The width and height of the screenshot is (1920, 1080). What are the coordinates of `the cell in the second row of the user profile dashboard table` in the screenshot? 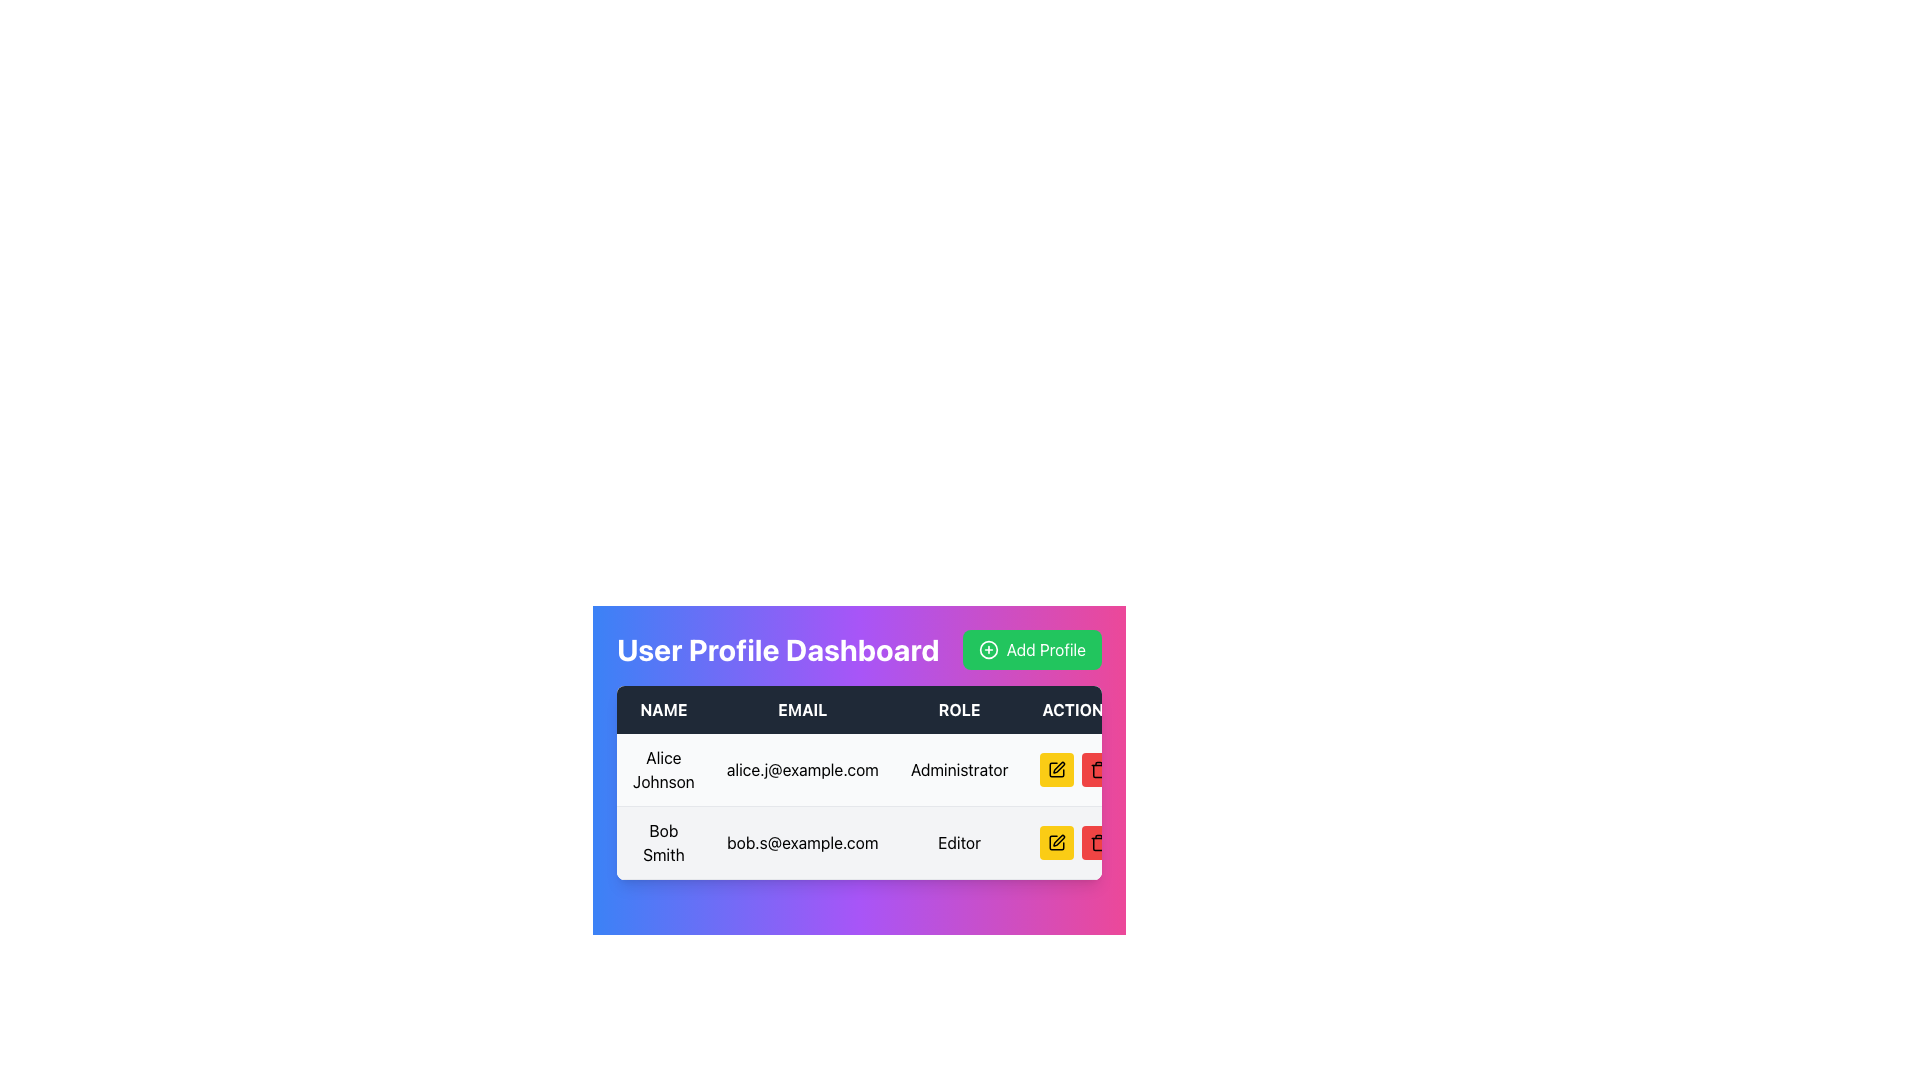 It's located at (874, 805).